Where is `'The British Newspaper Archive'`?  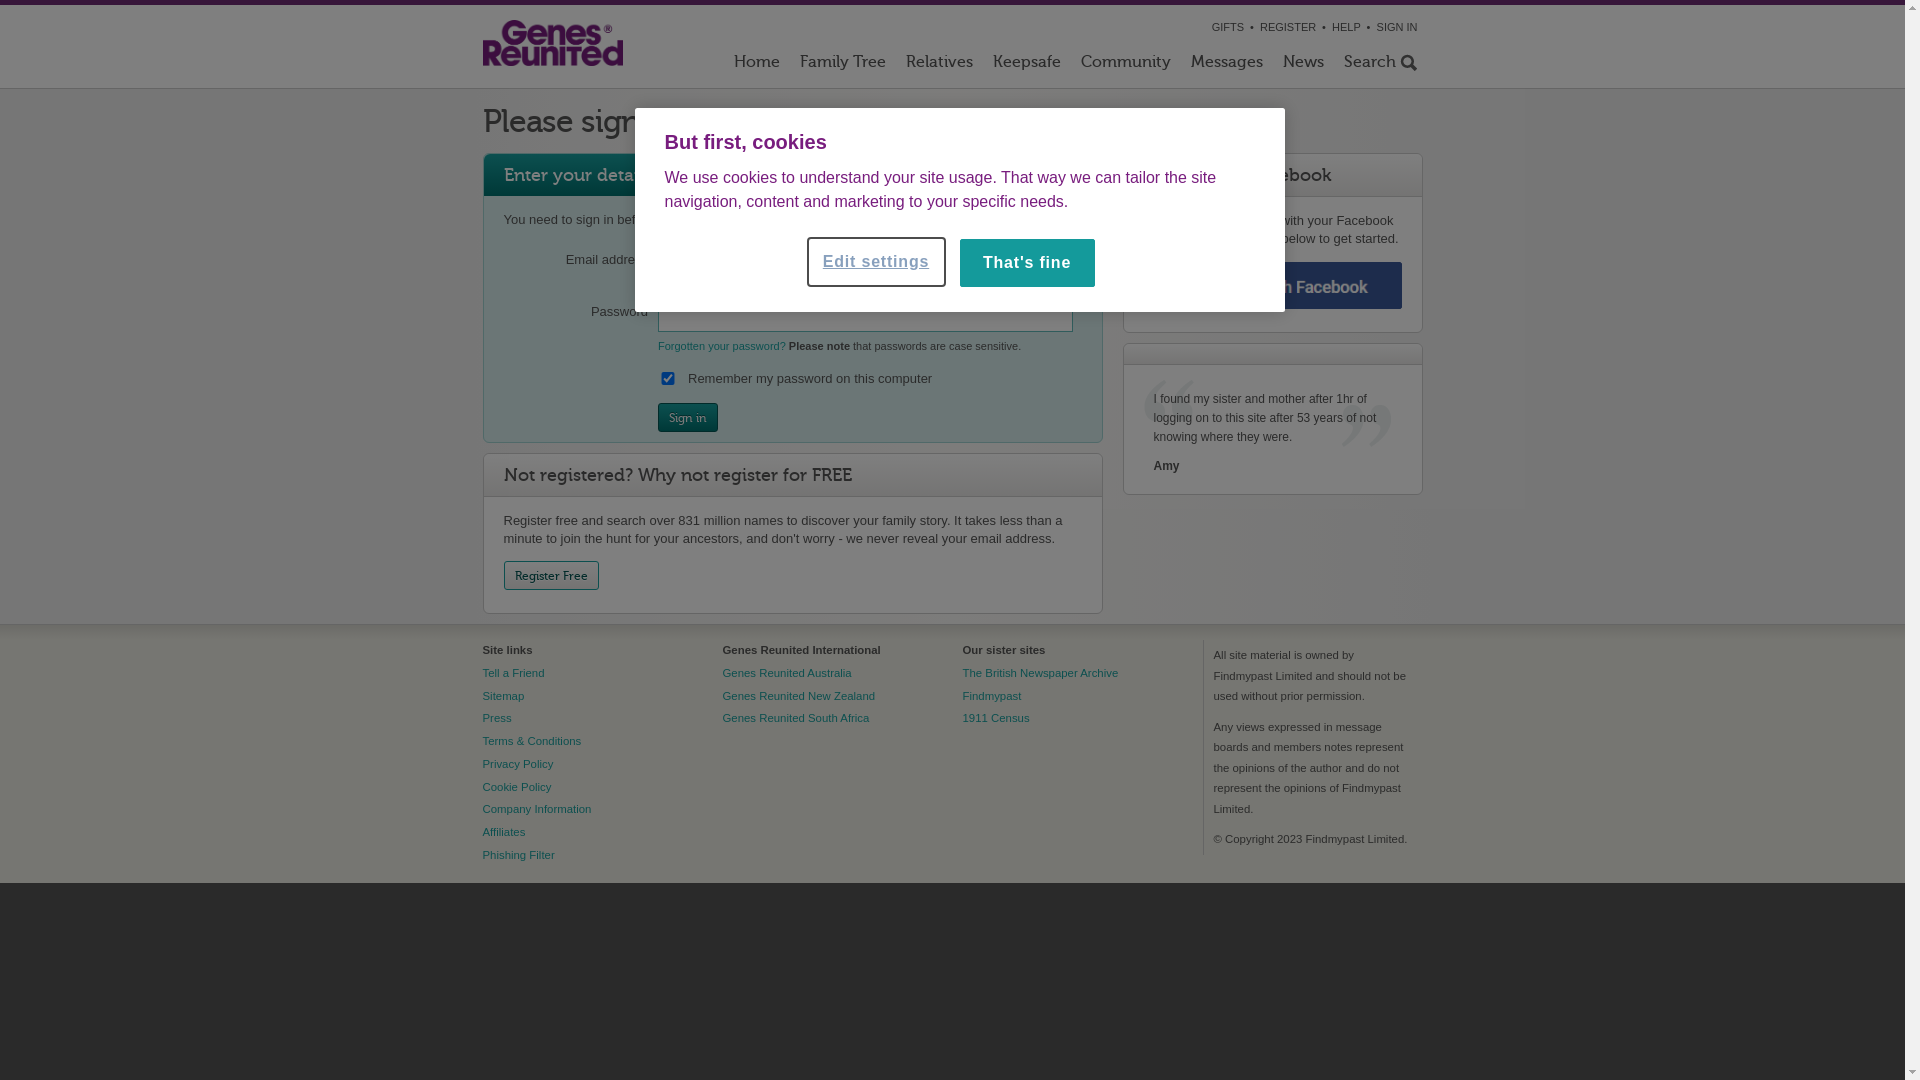
'The British Newspaper Archive' is located at coordinates (1040, 672).